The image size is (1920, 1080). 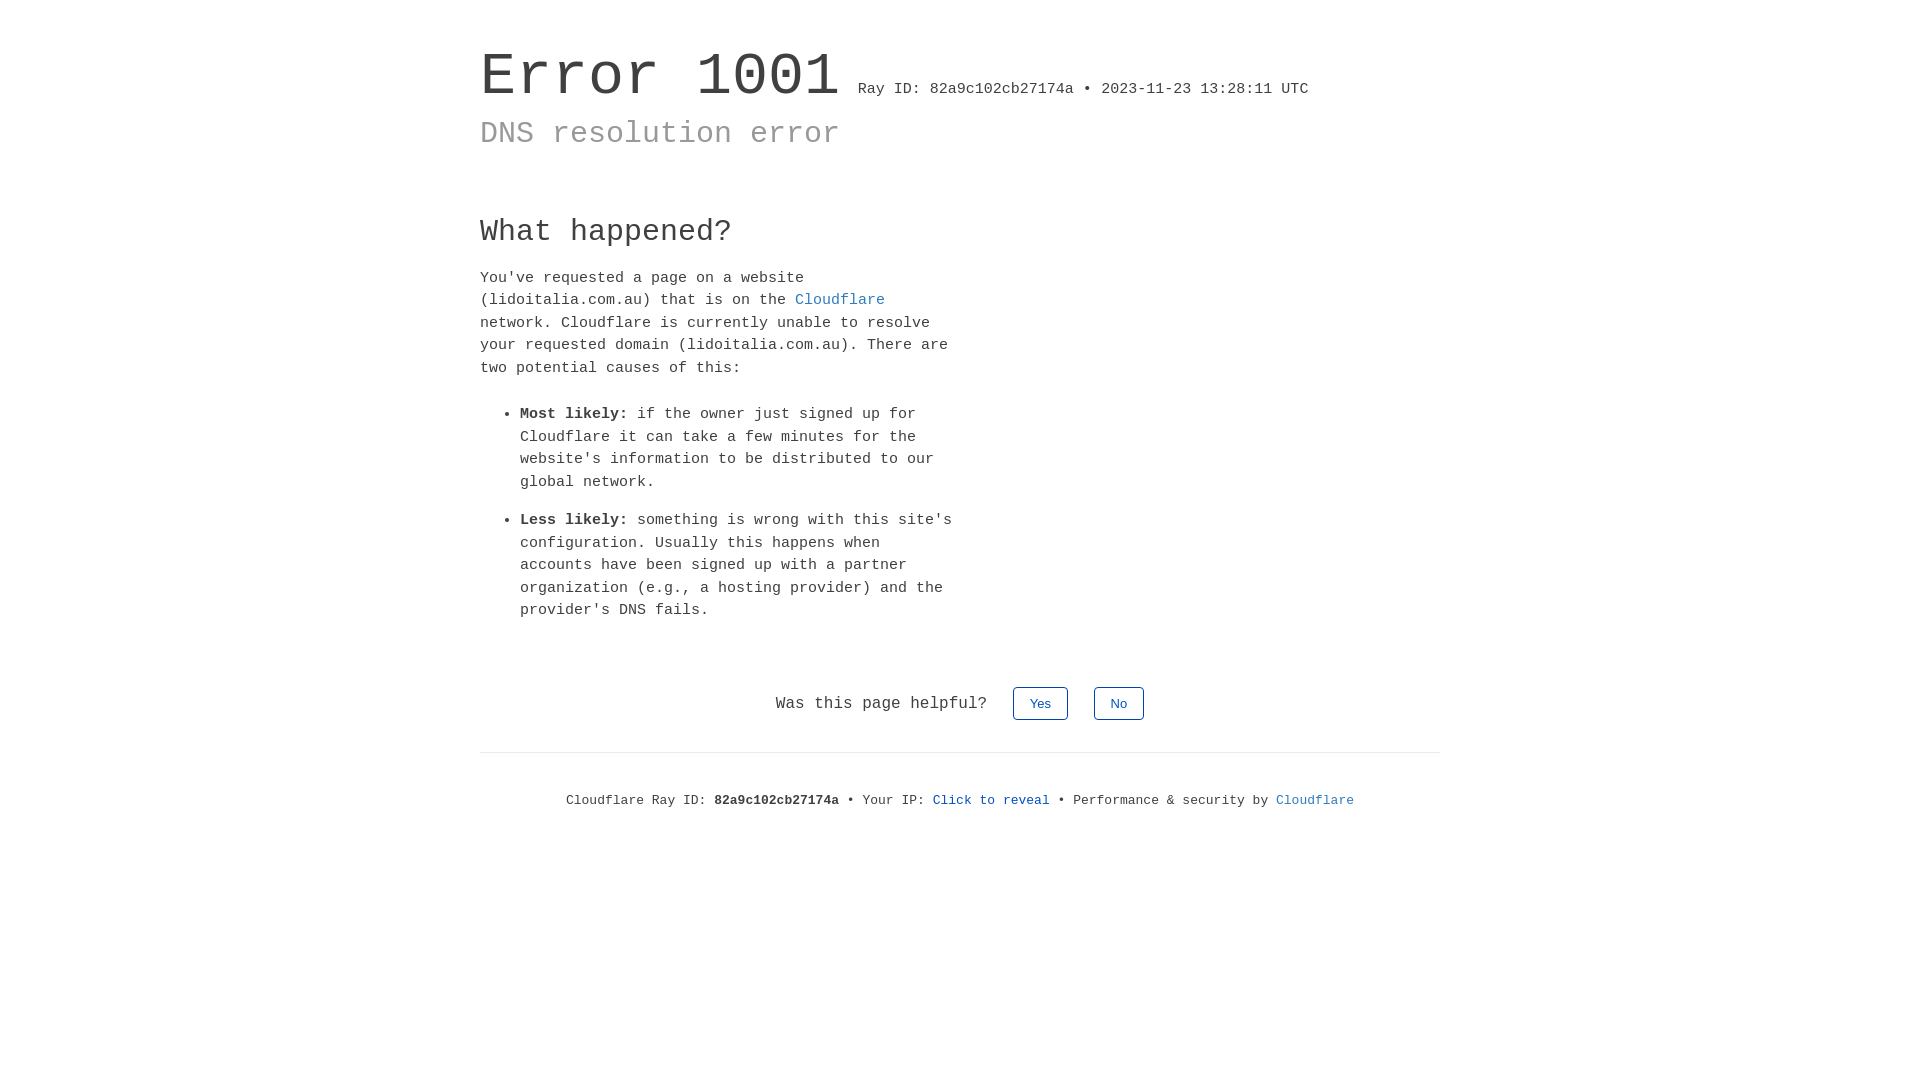 What do you see at coordinates (1118, 701) in the screenshot?
I see `'No'` at bounding box center [1118, 701].